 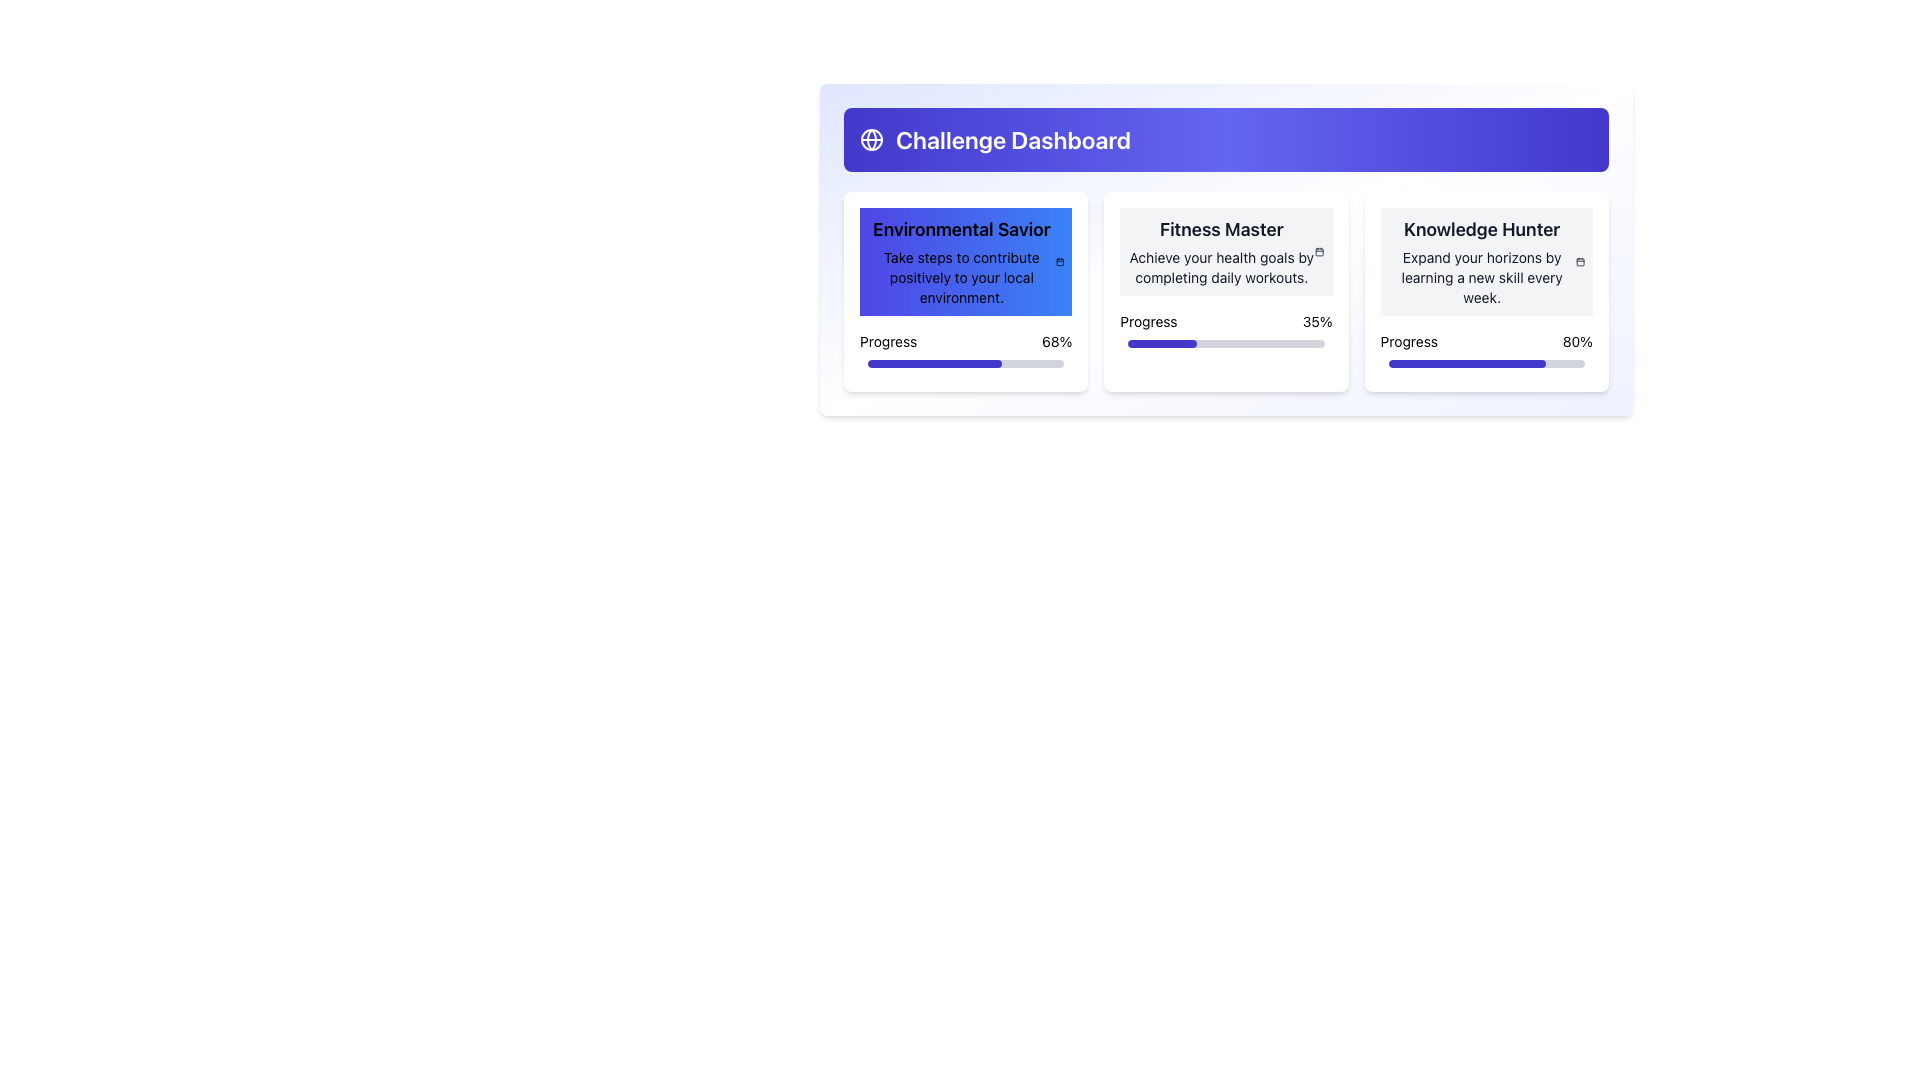 I want to click on the 'Knowledge Hunter' card, which has a white background, rounded corners, and a progress section showing '80%' filled in blue, so click(x=1486, y=292).